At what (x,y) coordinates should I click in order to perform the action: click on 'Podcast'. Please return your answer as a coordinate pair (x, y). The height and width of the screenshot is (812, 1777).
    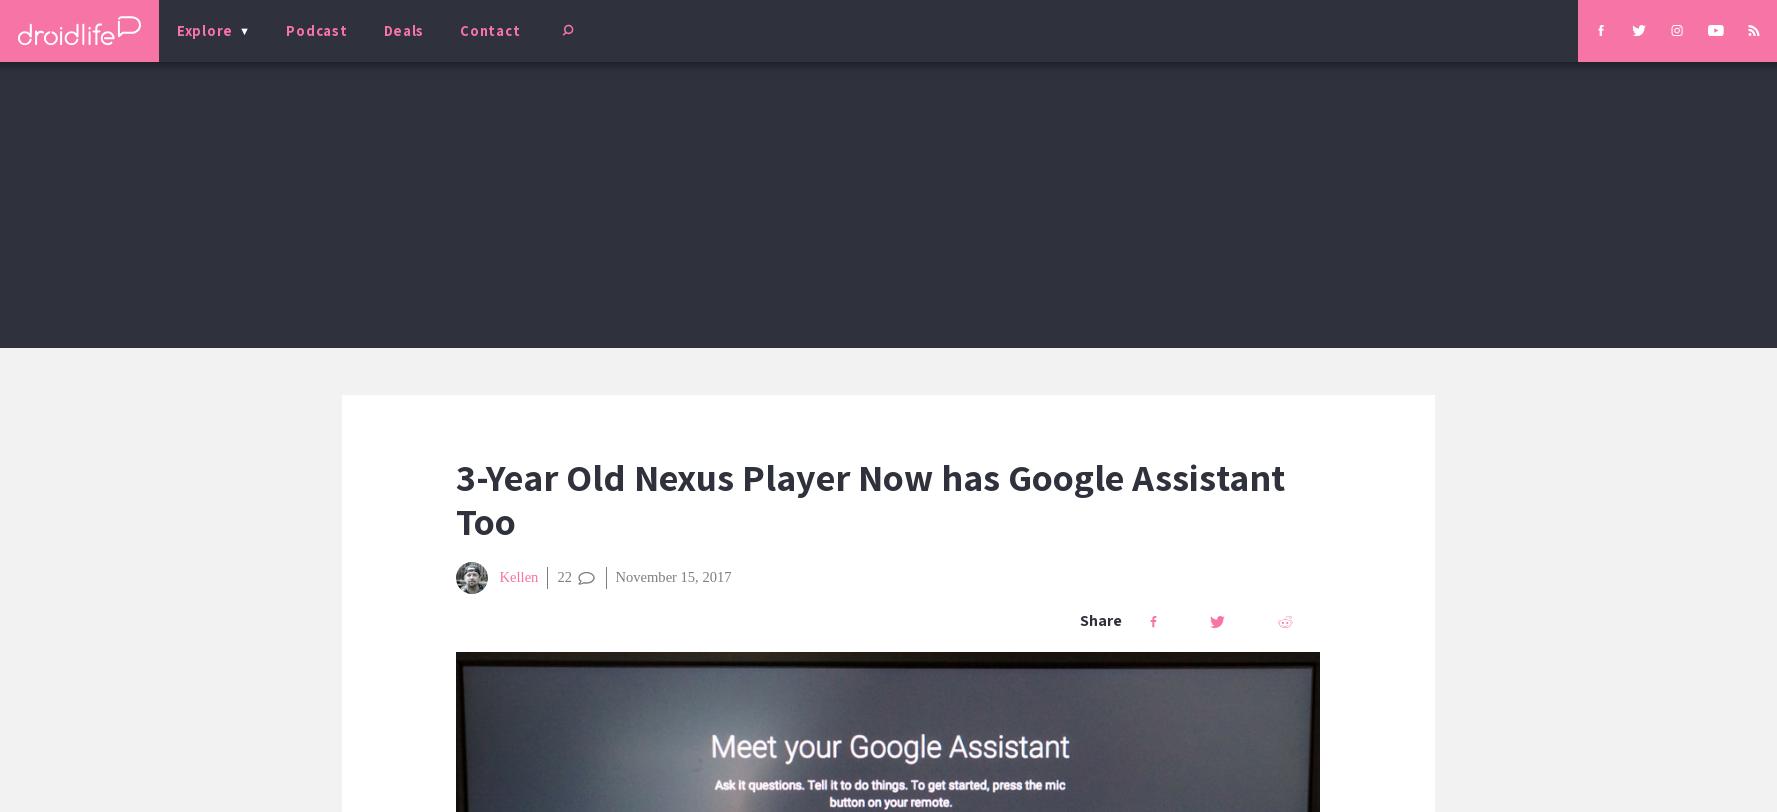
    Looking at the image, I should click on (315, 29).